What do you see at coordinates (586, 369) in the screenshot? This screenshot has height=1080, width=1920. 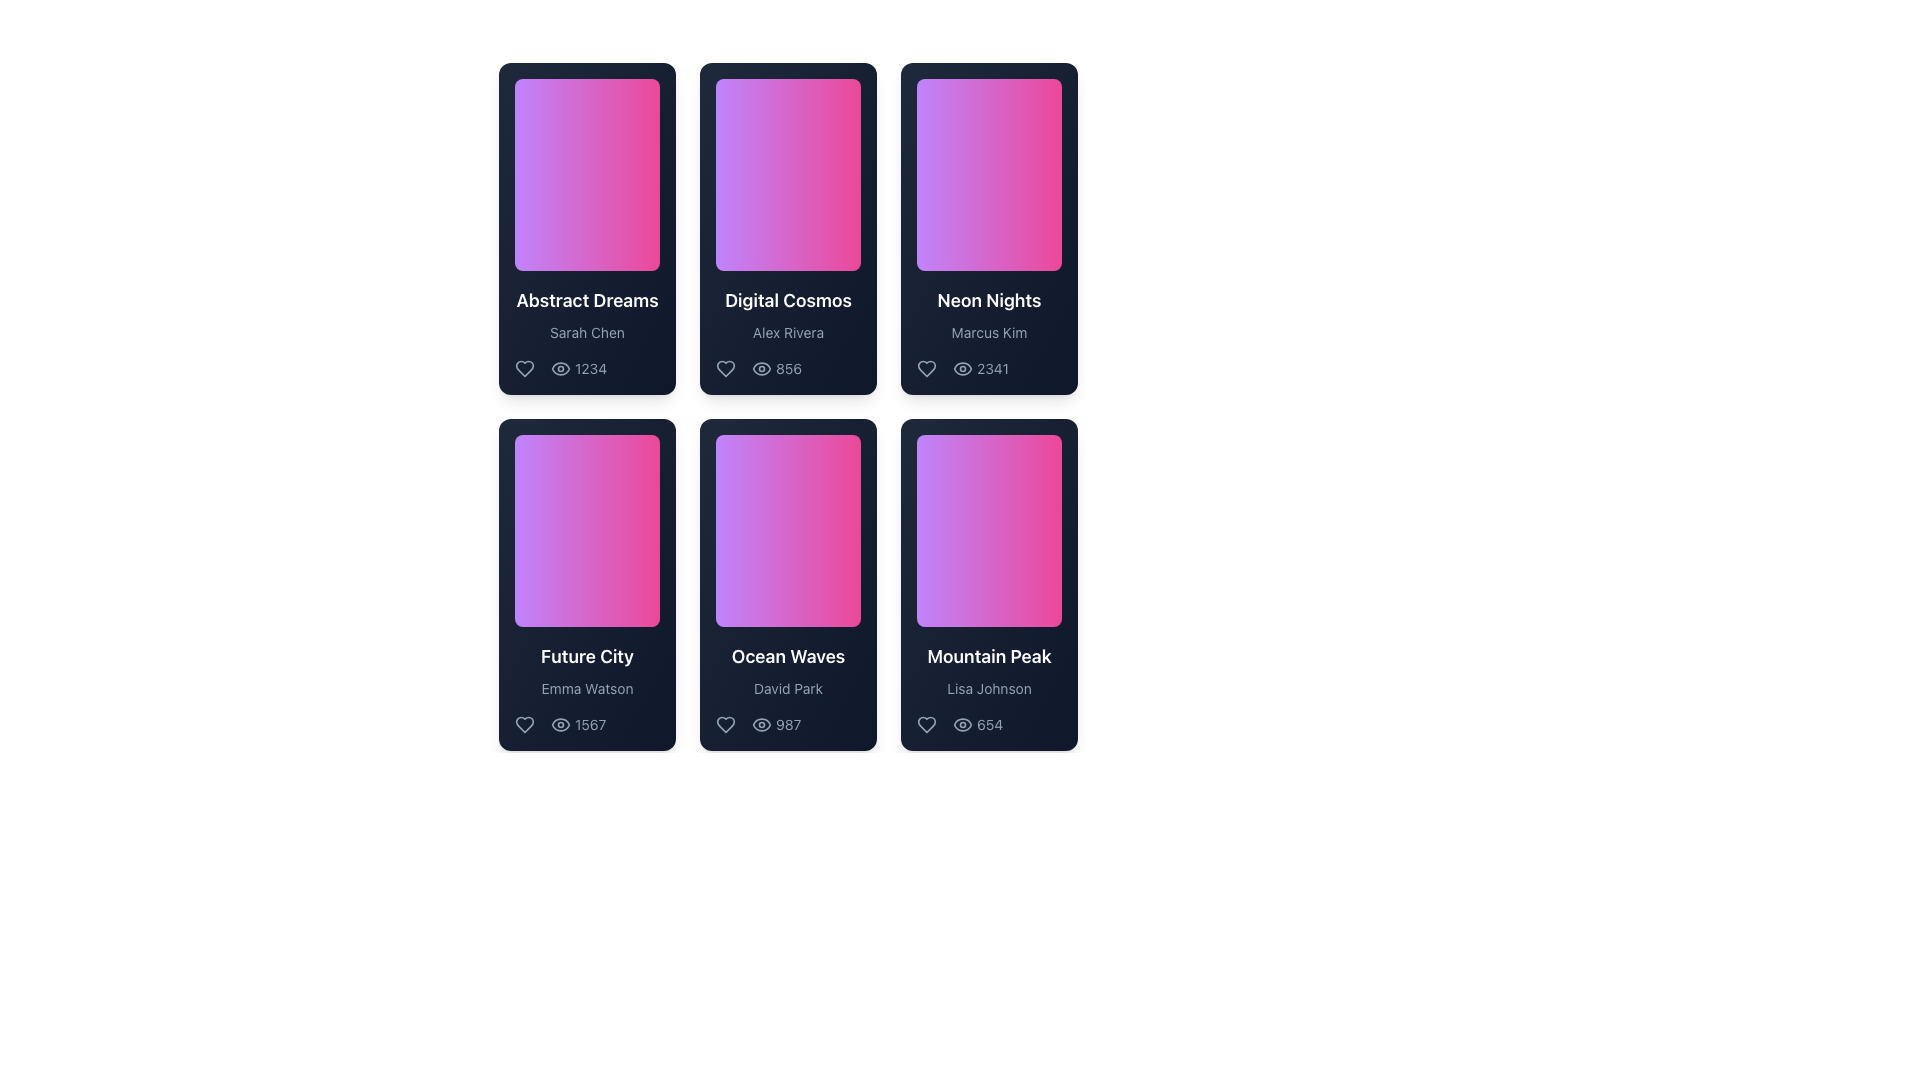 I see `the text label displaying the number of views associated with the card 'Abstract Dreams' by Sarah Chen, located in the bottom-right area of the card, to the right of the eye icon` at bounding box center [586, 369].